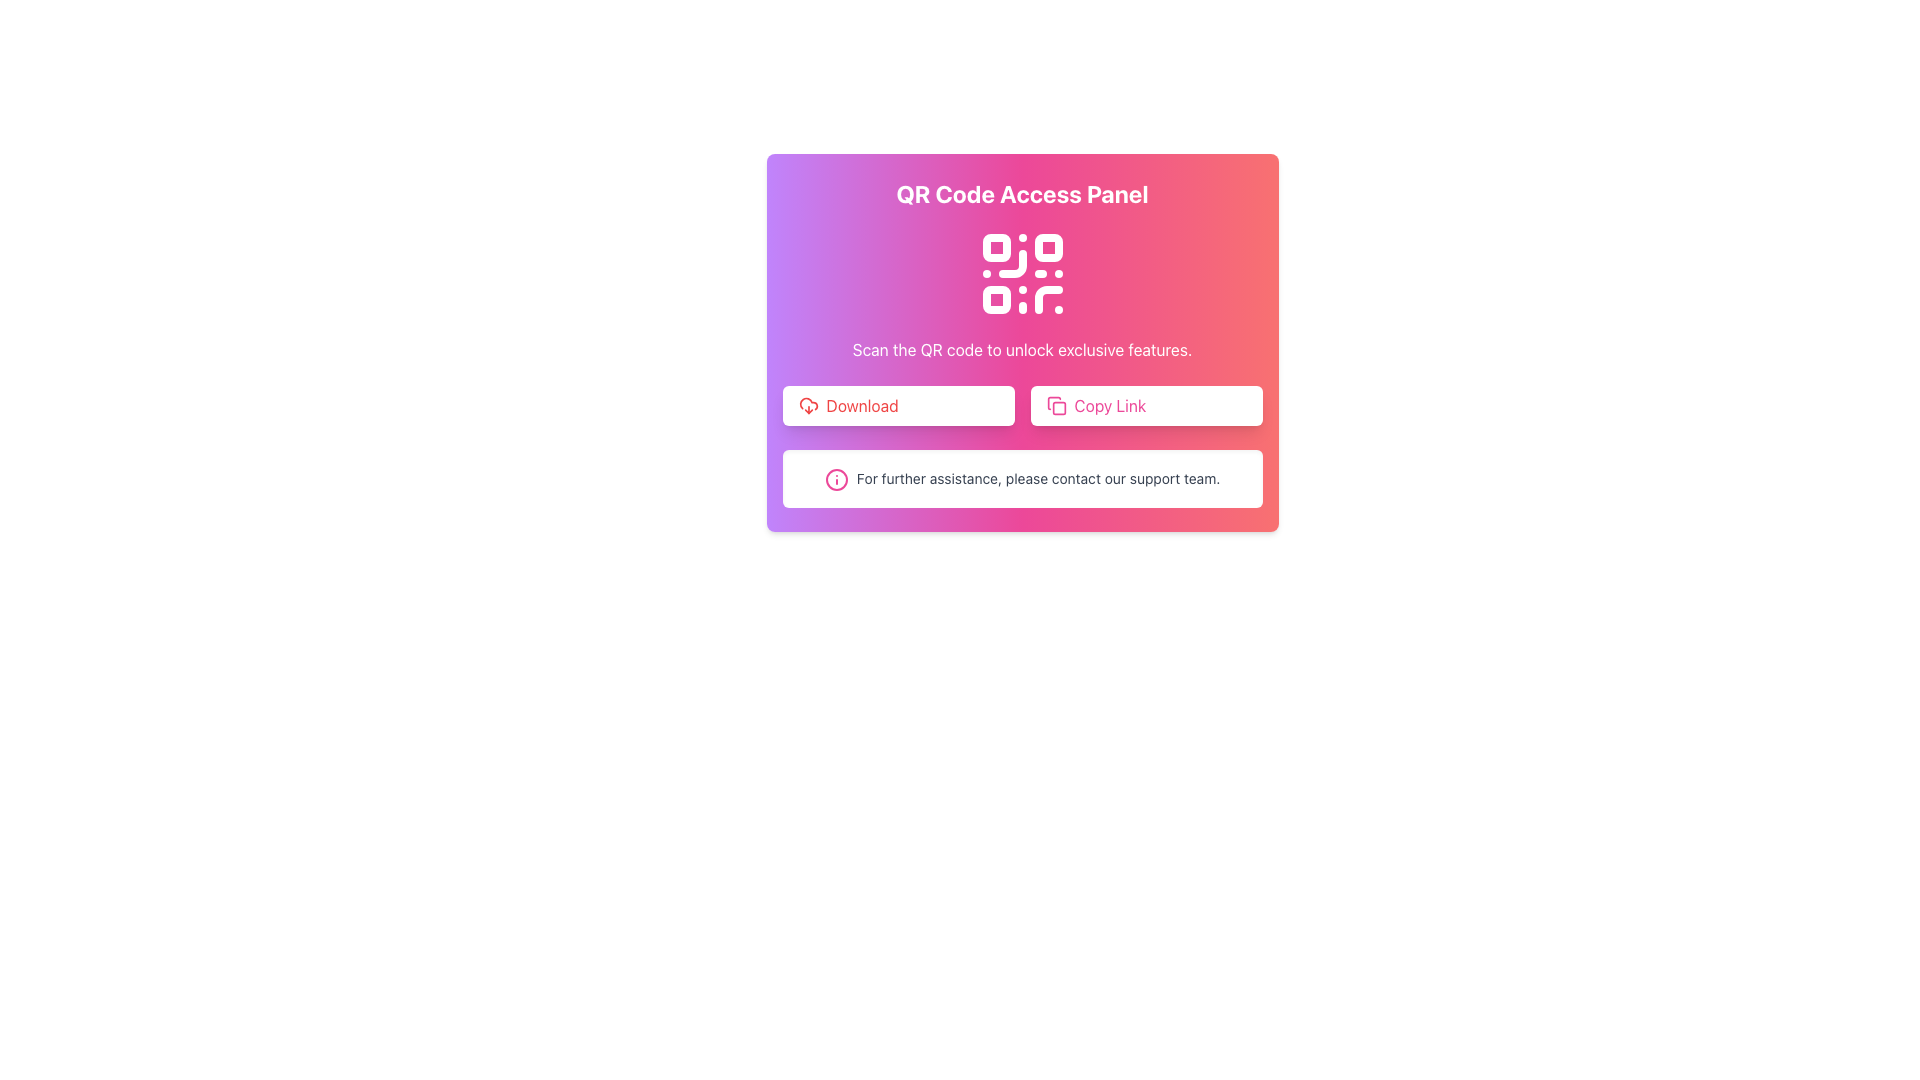 The image size is (1920, 1080). What do you see at coordinates (836, 479) in the screenshot?
I see `the circular marker with a solid pink outline that is part of the SVG information icon, located to the left of the text 'For further assistance, please contact our support team.'` at bounding box center [836, 479].